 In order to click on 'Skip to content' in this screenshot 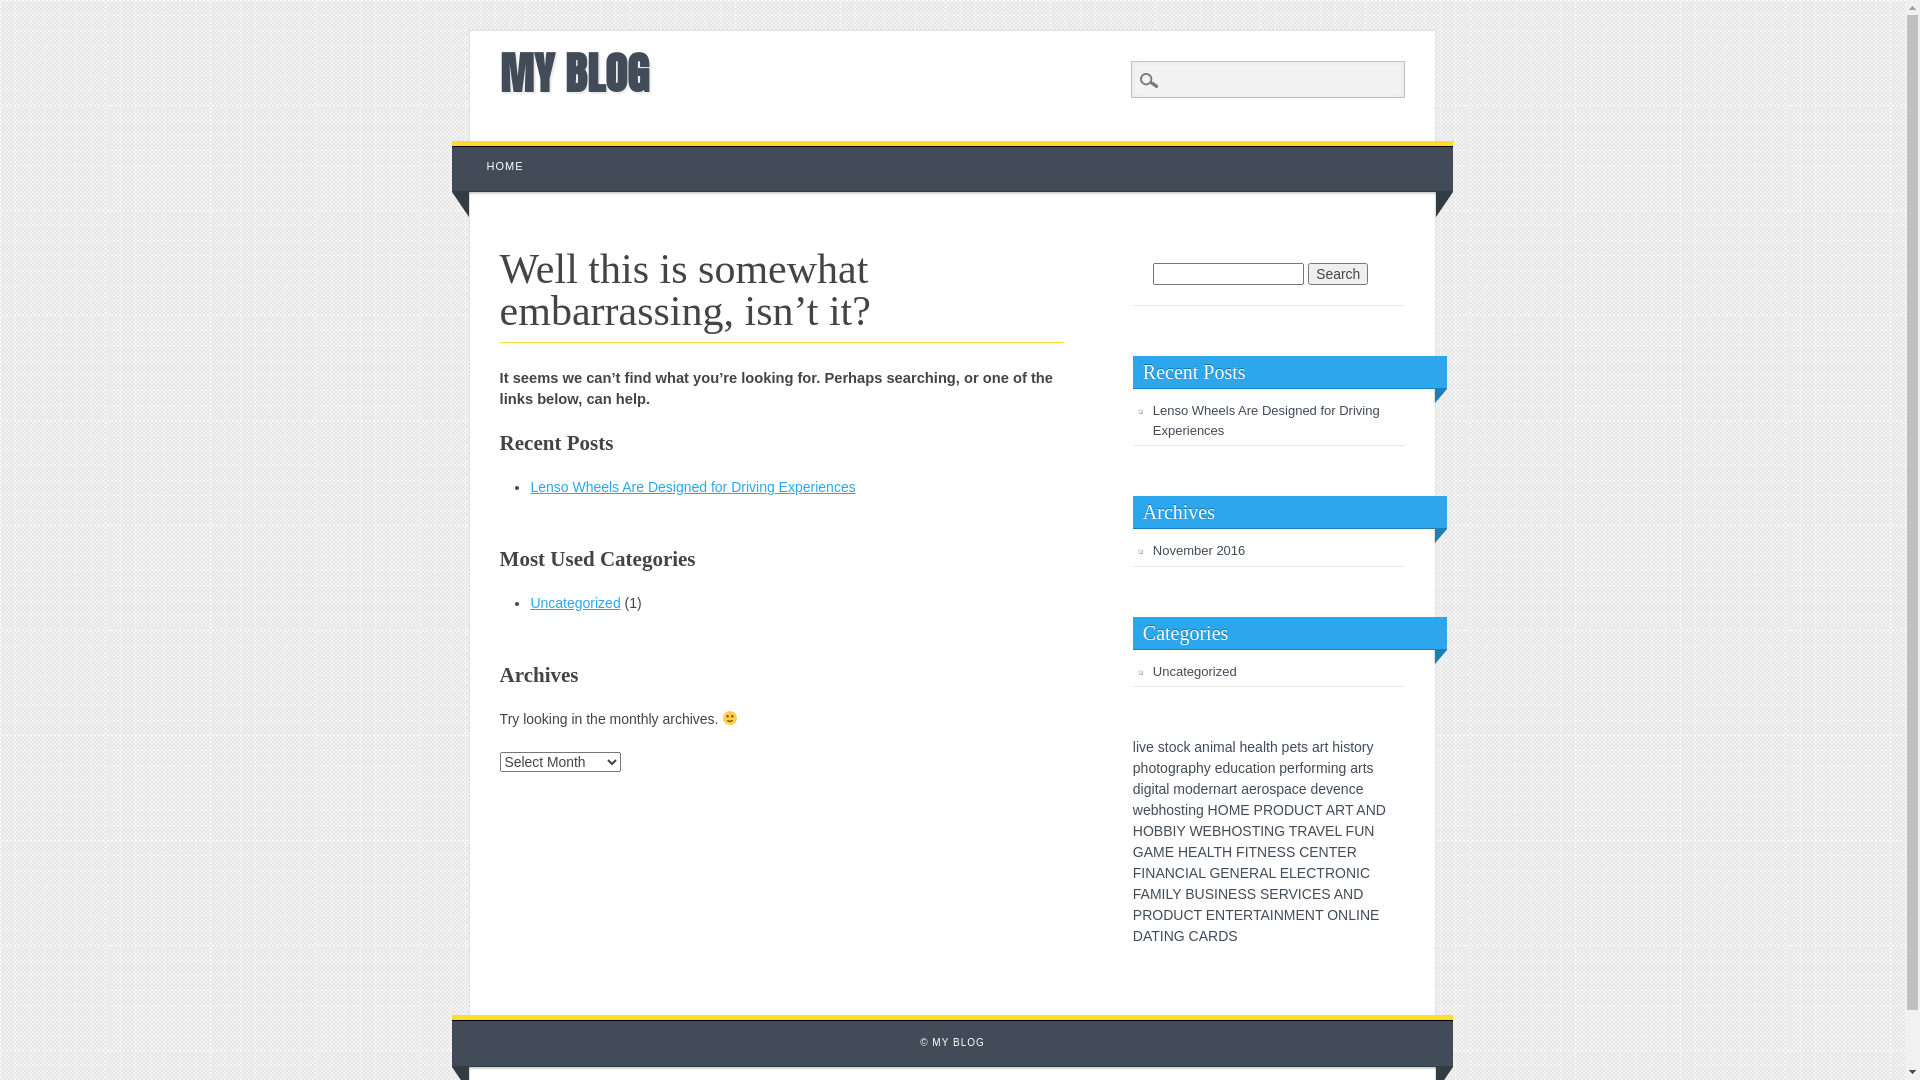, I will do `click(498, 149)`.